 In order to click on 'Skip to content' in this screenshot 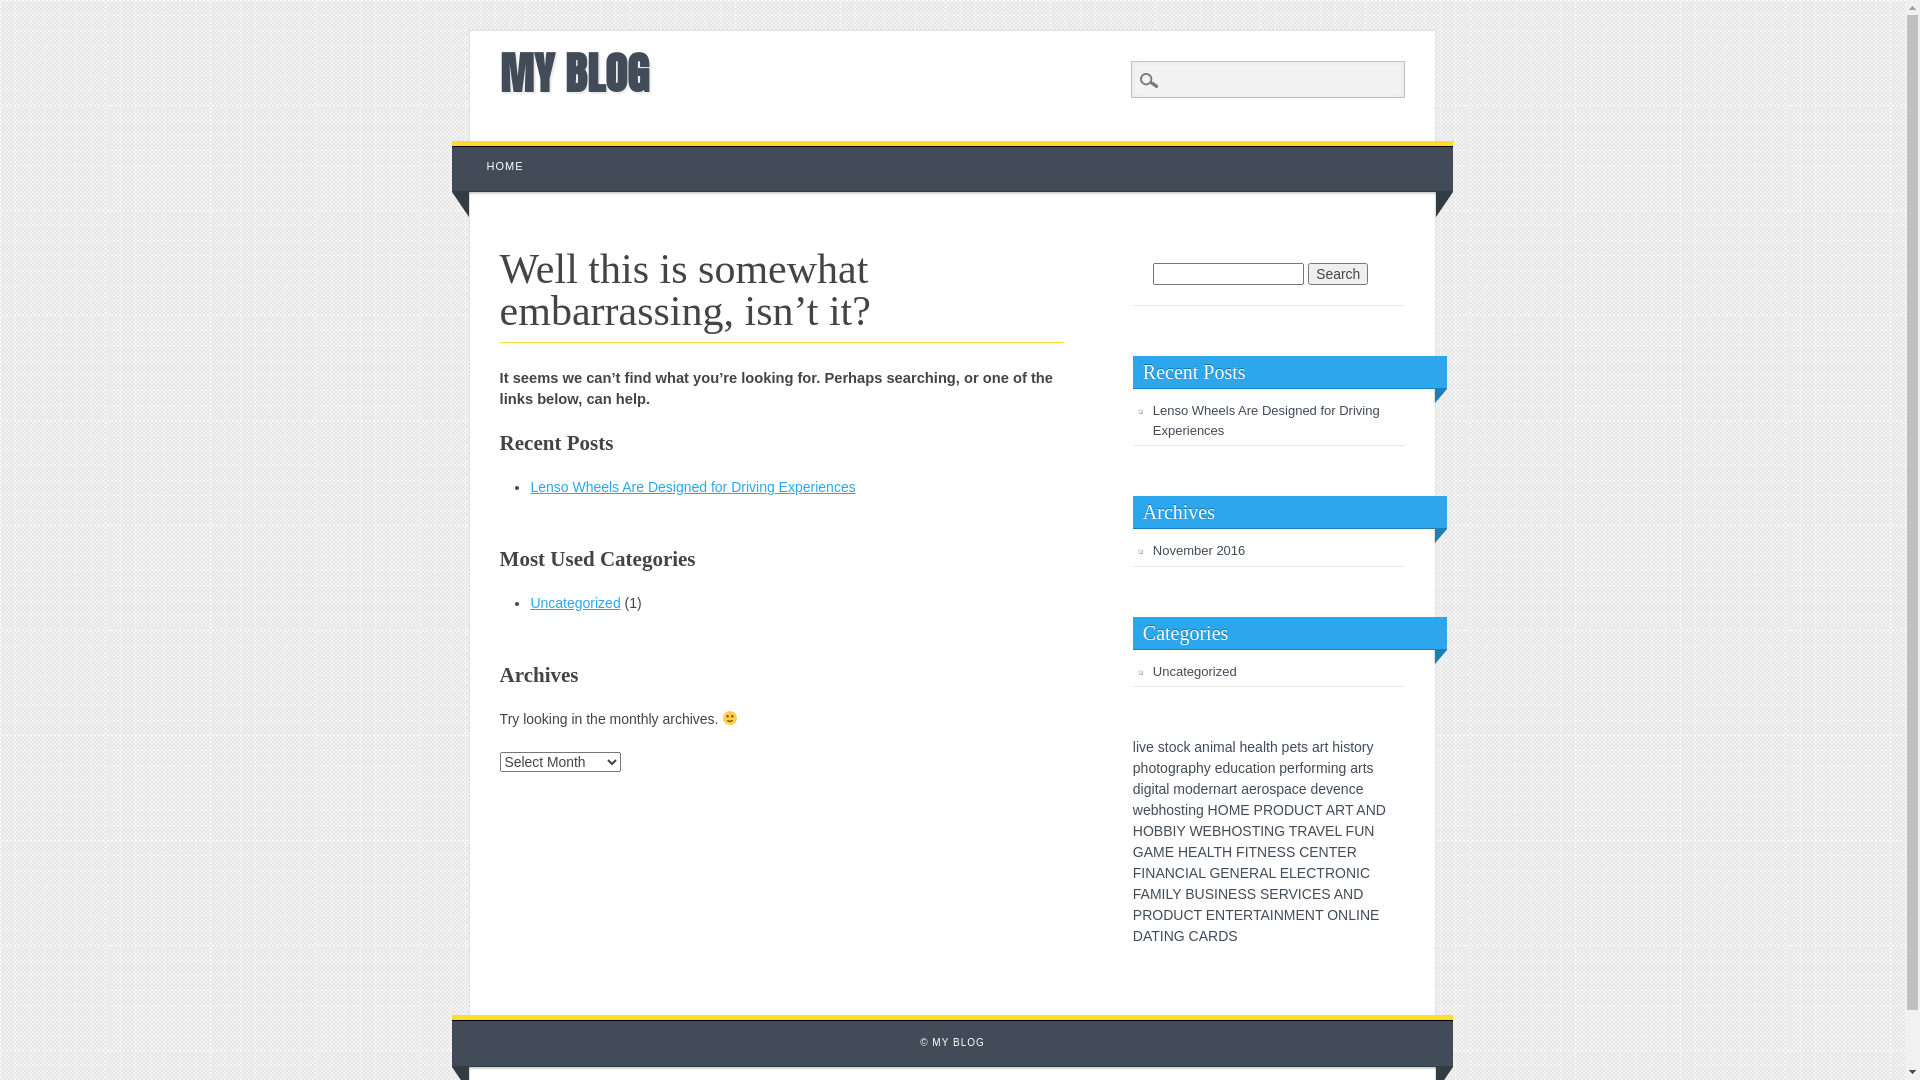, I will do `click(498, 149)`.